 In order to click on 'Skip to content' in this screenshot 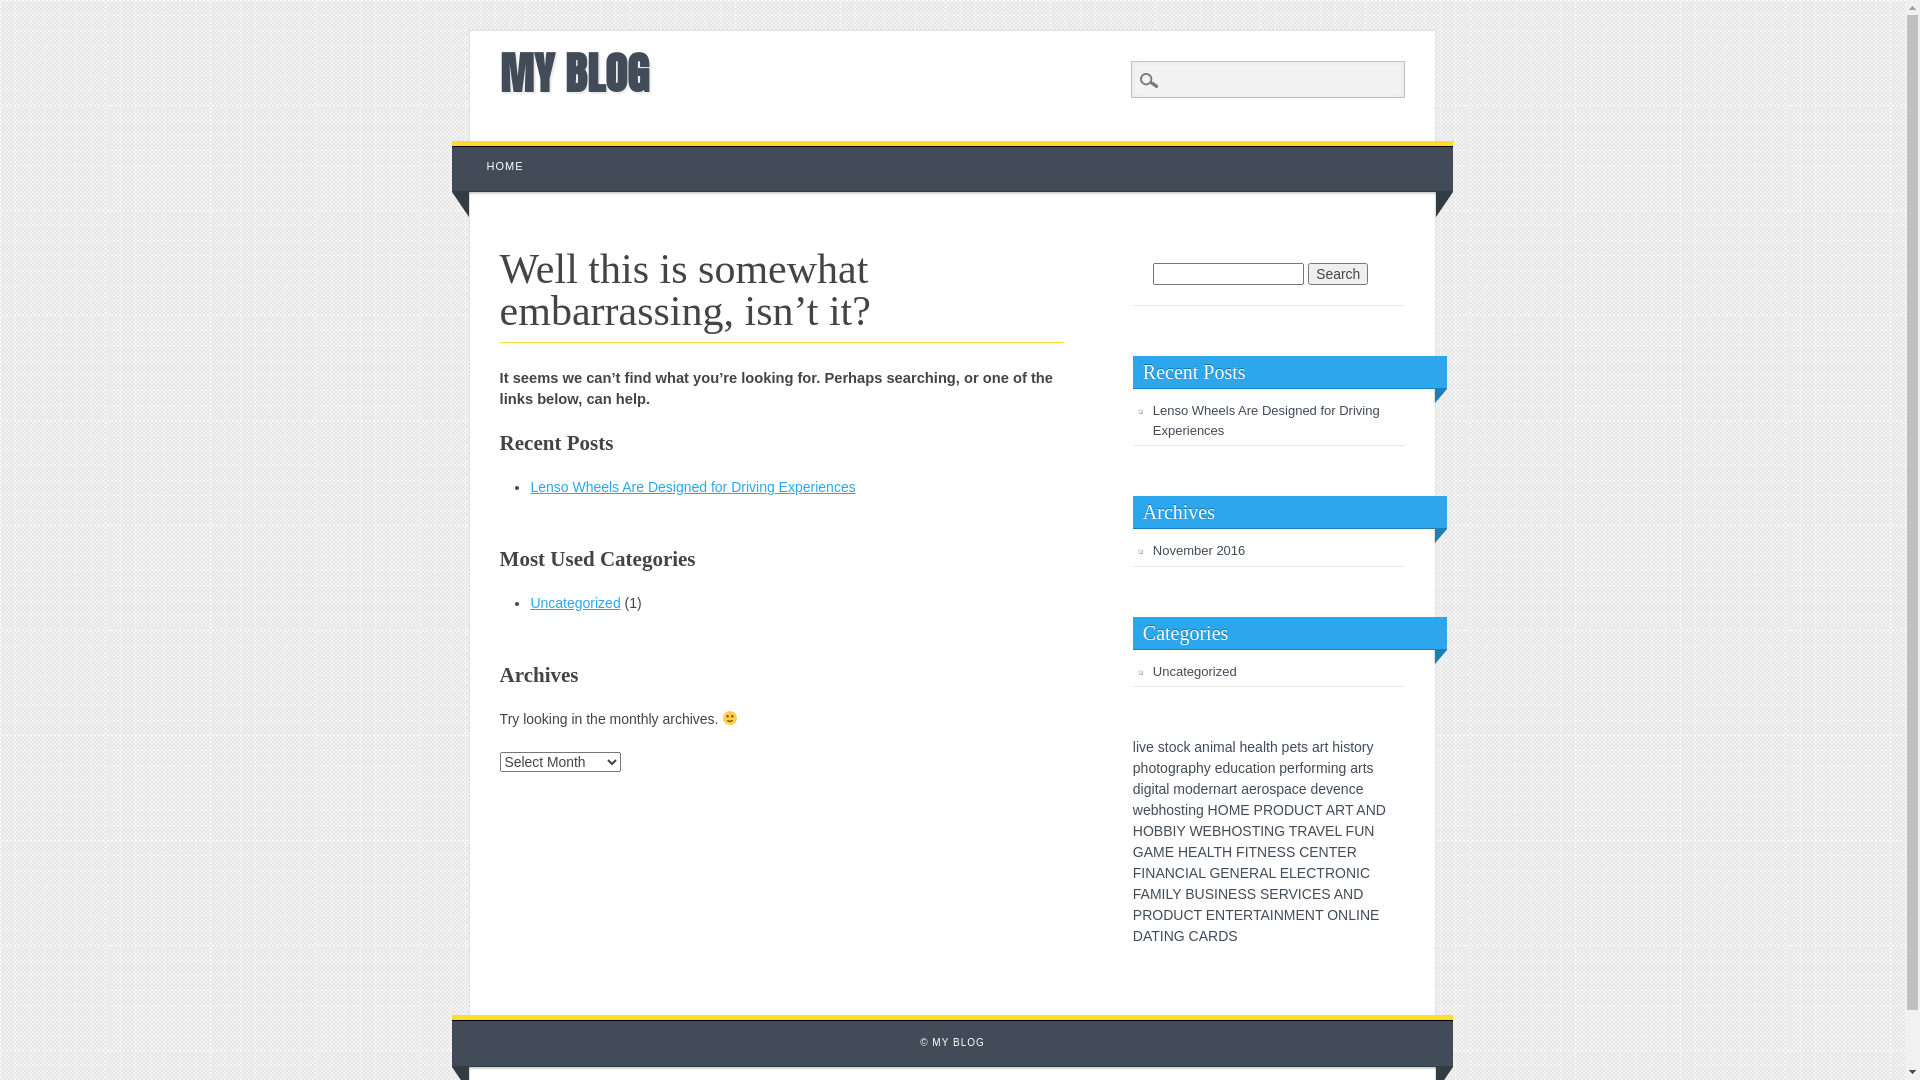, I will do `click(498, 149)`.